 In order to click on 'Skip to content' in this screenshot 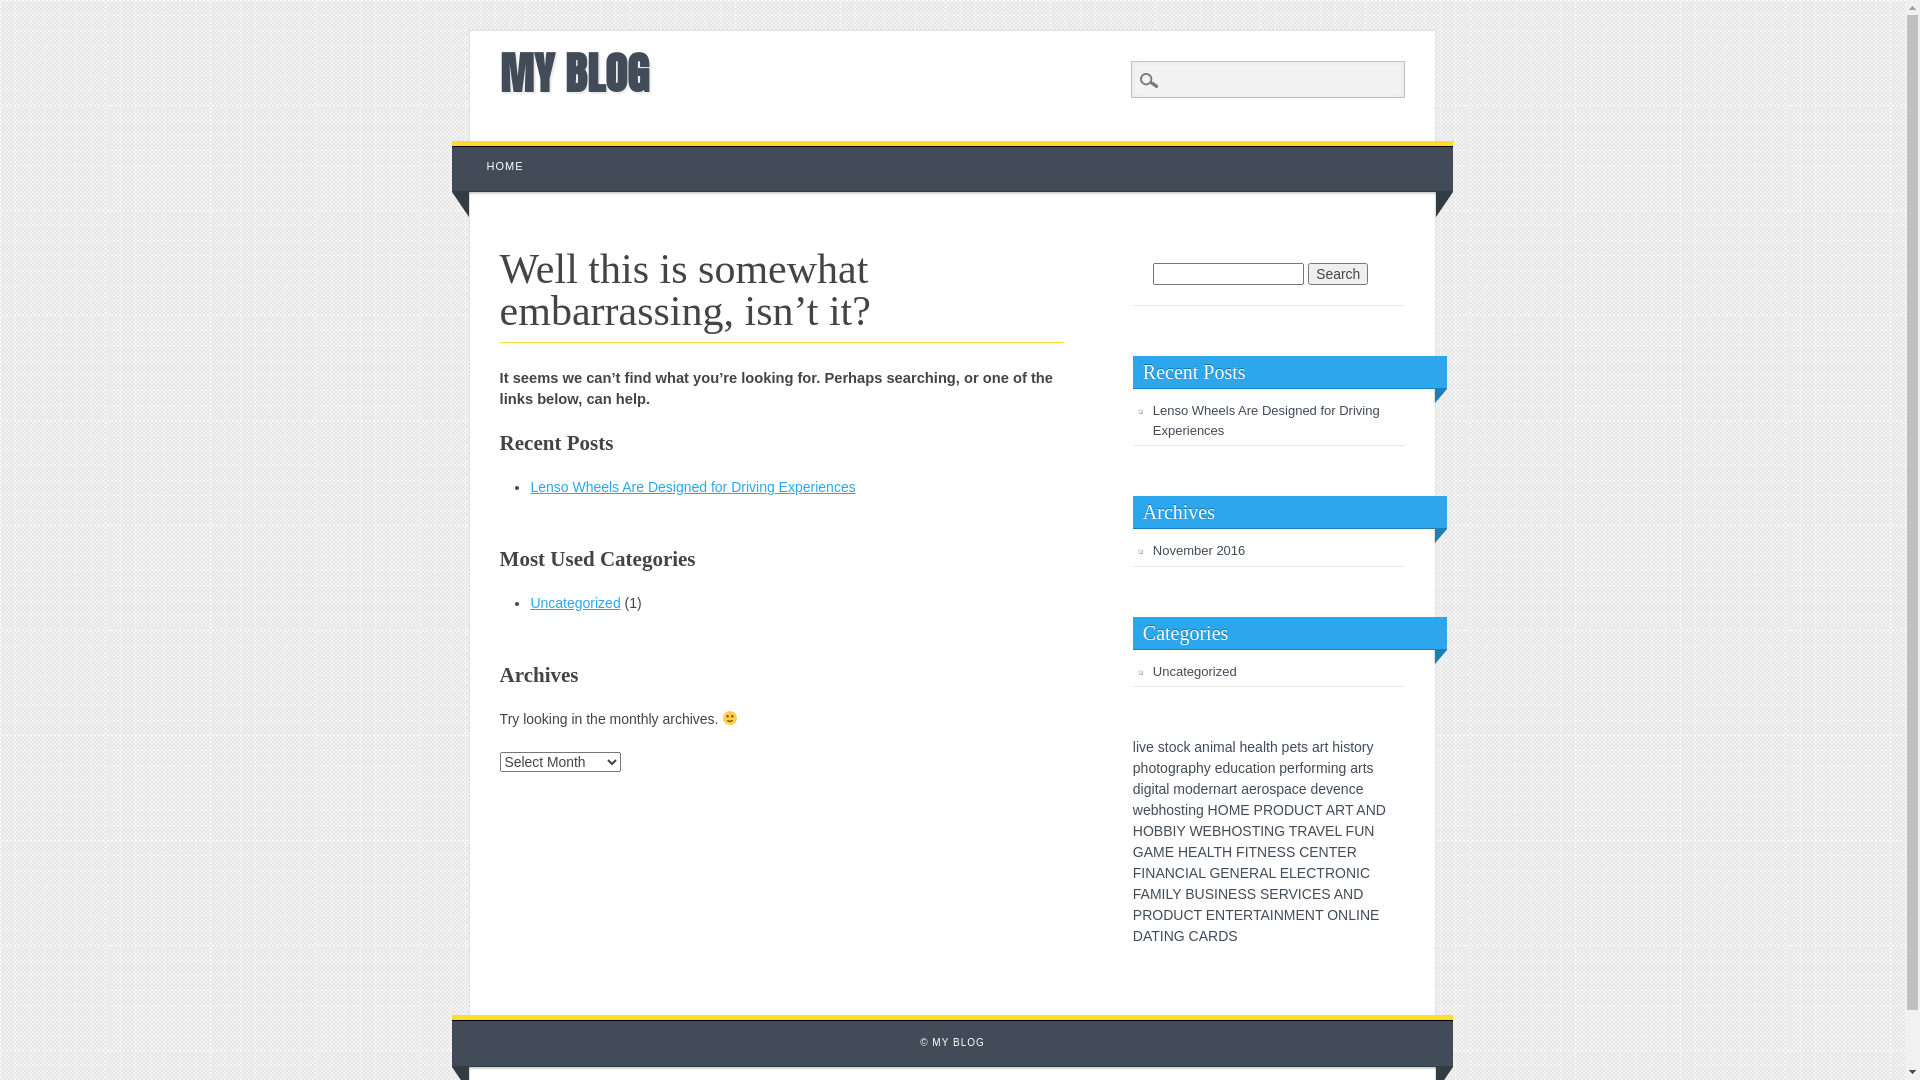, I will do `click(498, 149)`.